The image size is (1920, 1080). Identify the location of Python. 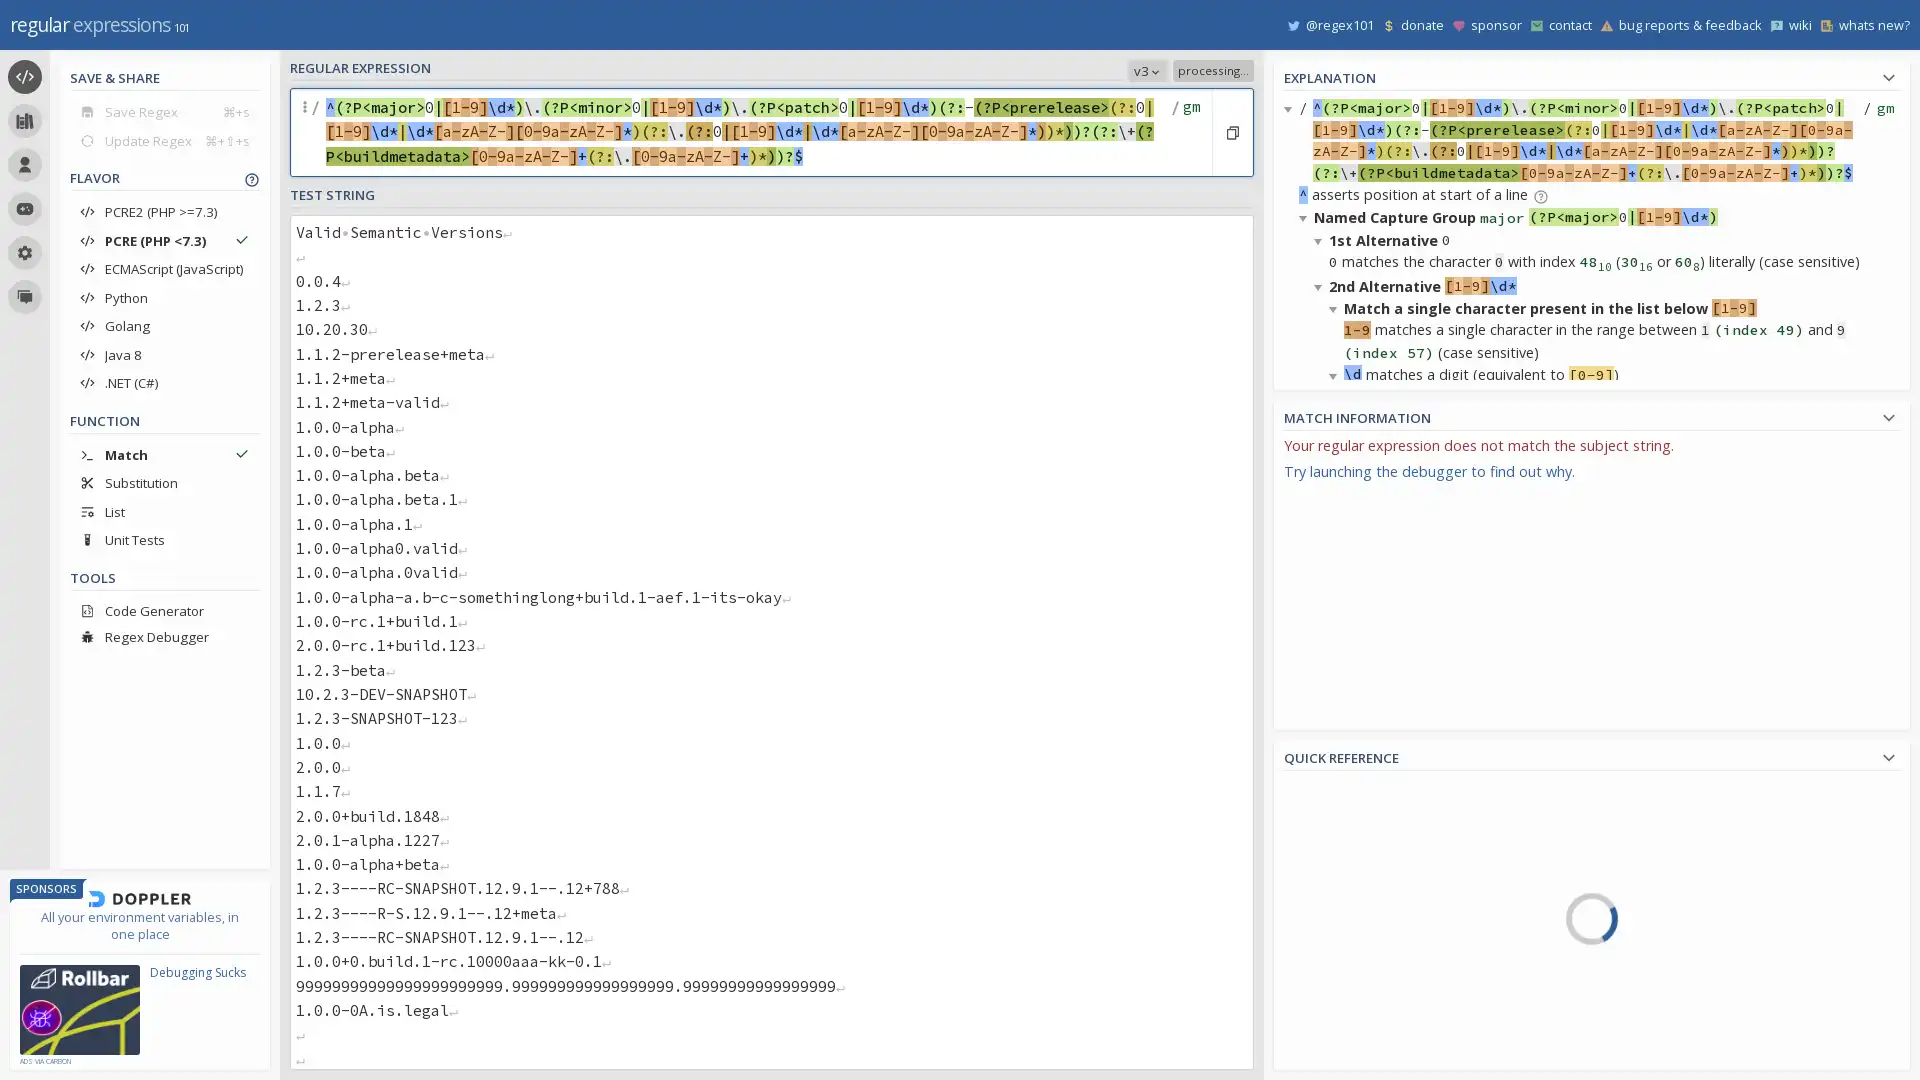
(164, 297).